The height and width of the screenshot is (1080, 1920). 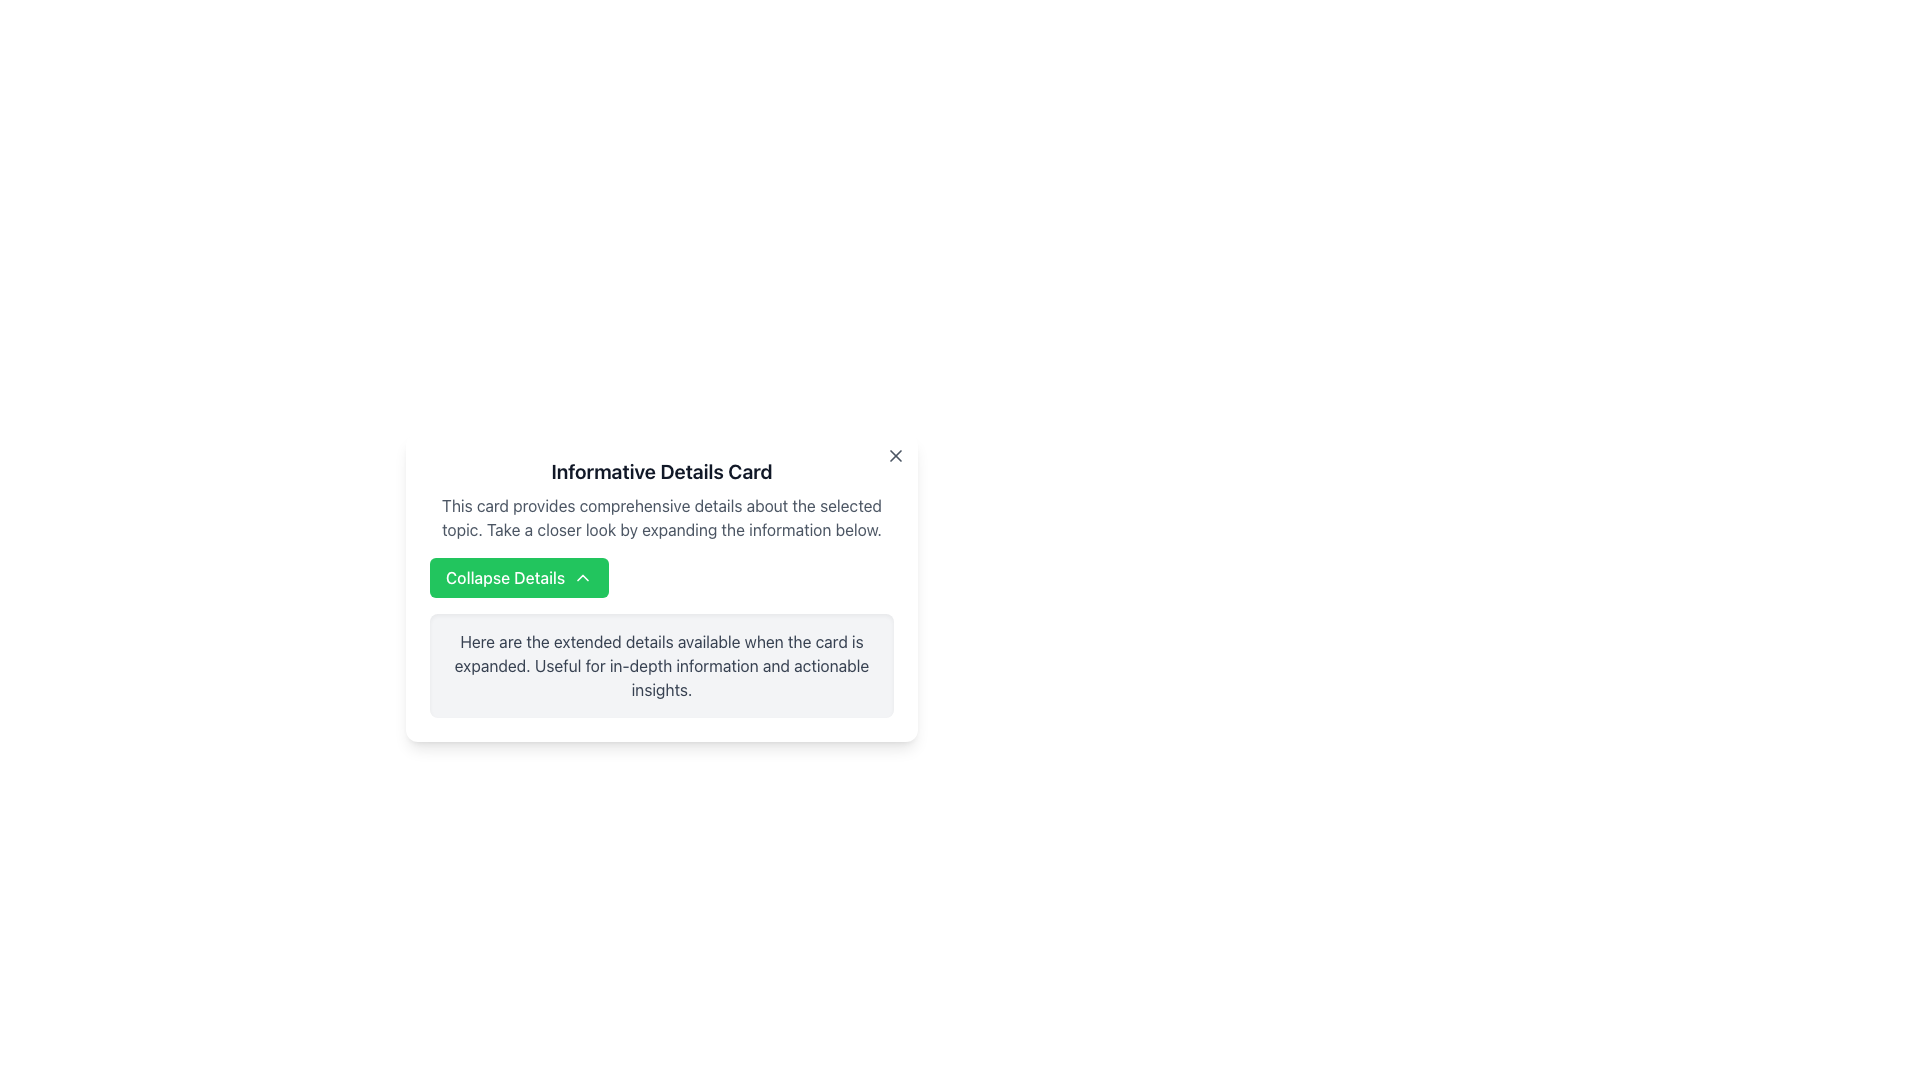 I want to click on the green button labeled 'Collapse Details' to observe the hover effect, which includes a shade change and slight enlargement, so click(x=519, y=578).